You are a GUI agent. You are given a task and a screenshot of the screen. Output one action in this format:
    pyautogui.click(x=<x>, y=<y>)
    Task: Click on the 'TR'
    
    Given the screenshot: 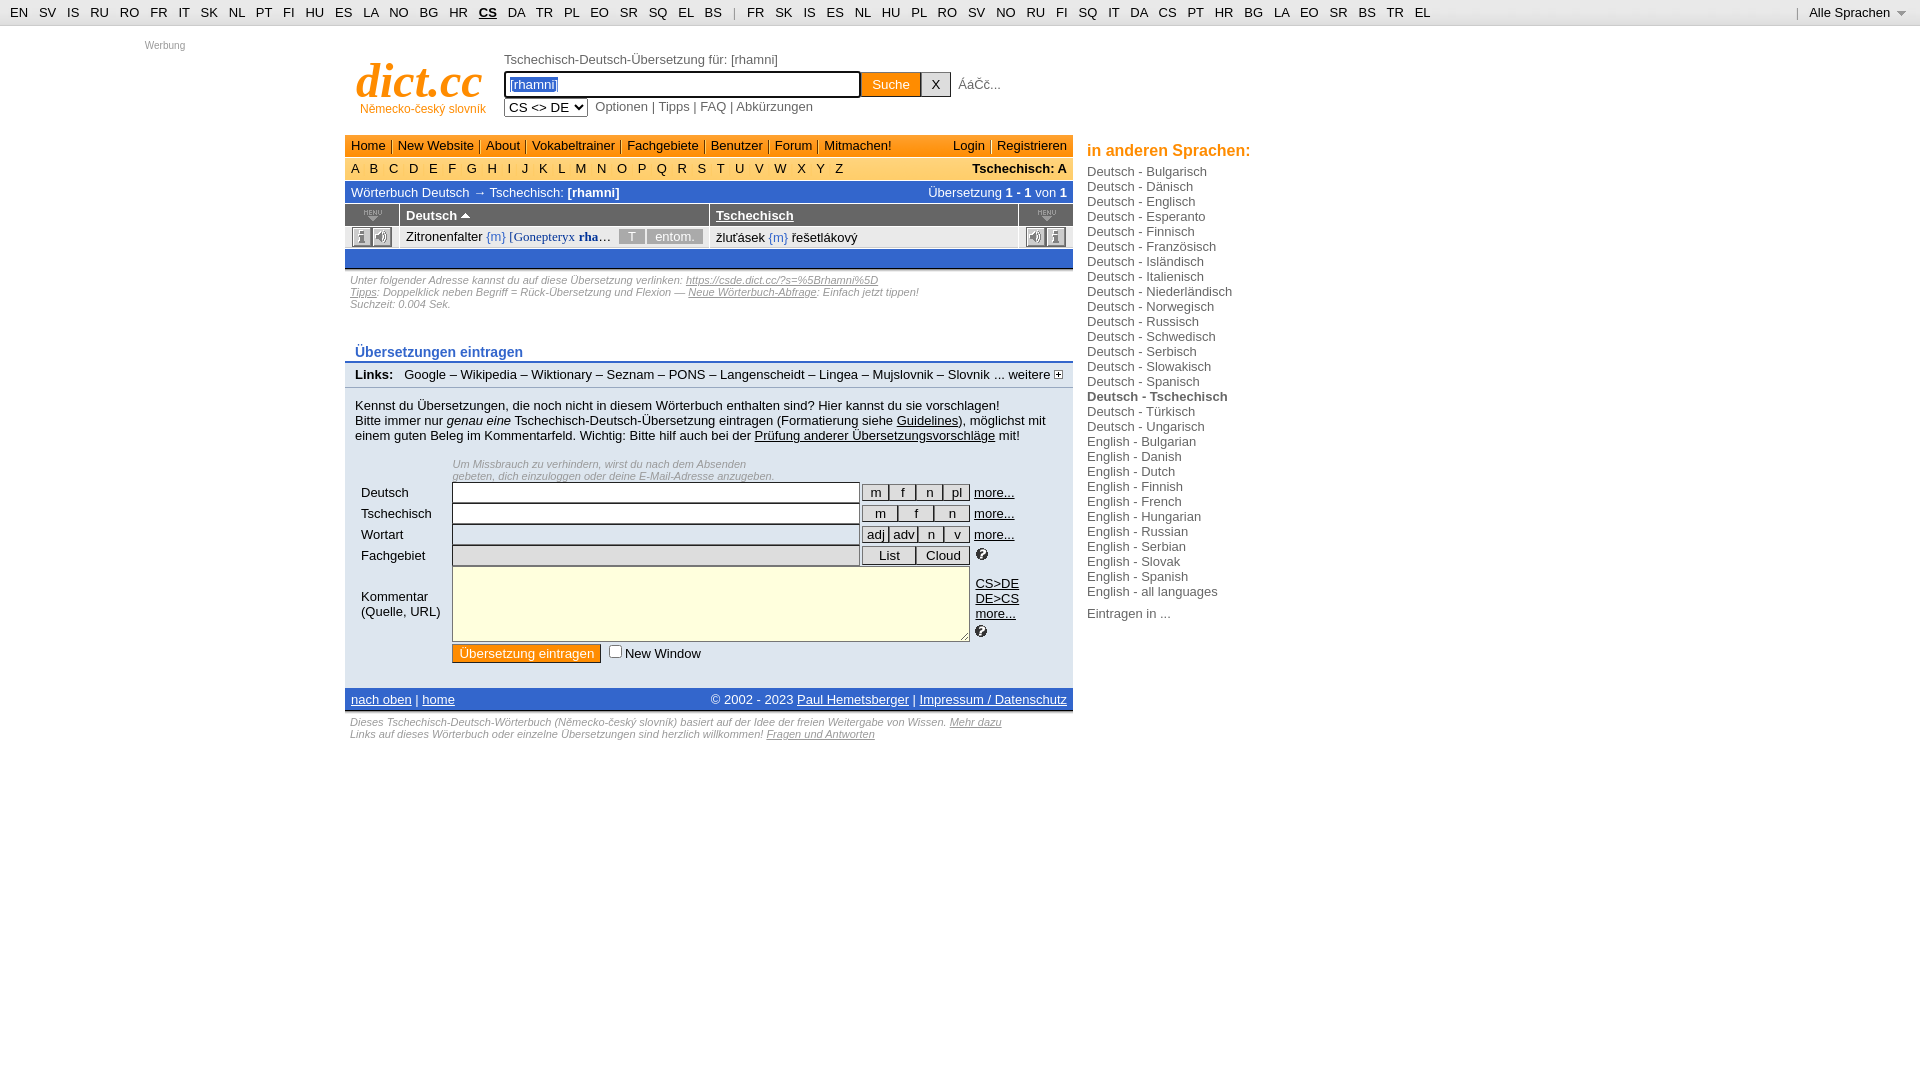 What is the action you would take?
    pyautogui.click(x=544, y=12)
    